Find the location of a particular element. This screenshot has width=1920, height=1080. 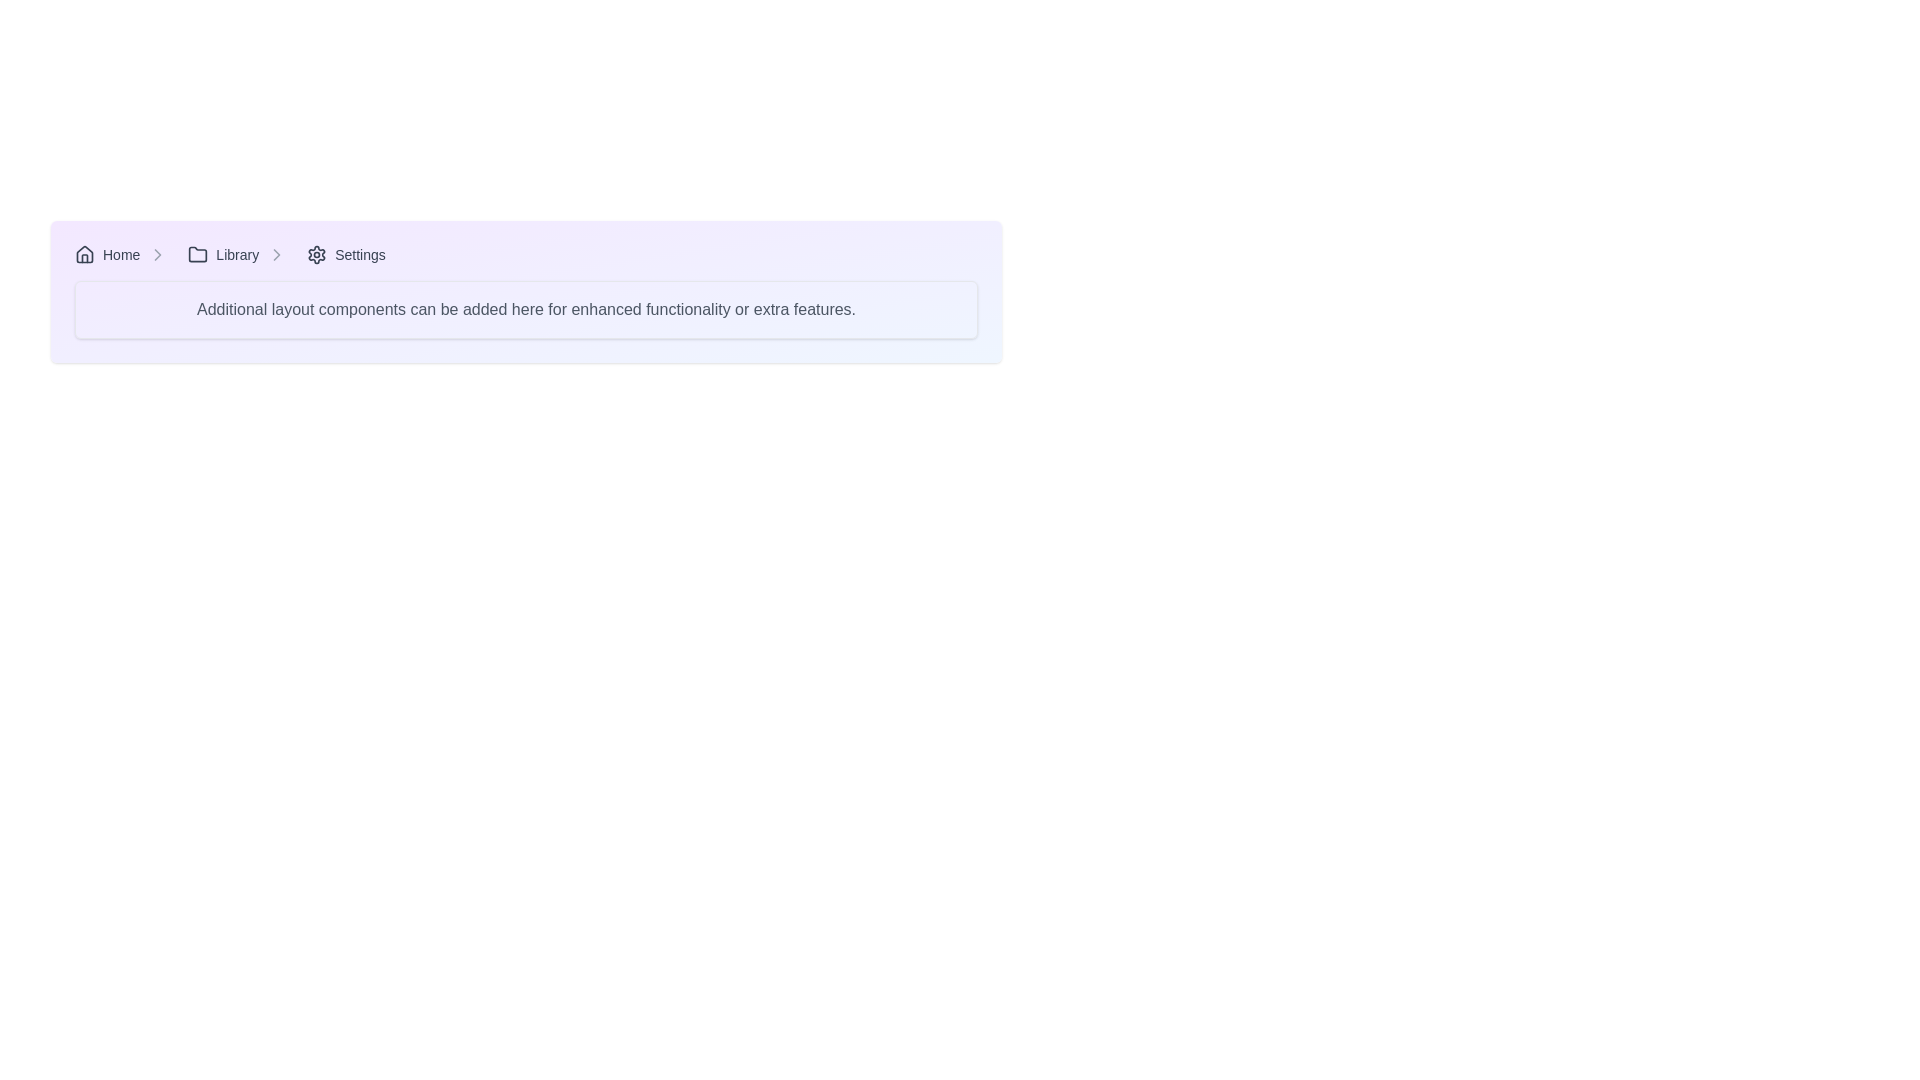

the folder icon in the breadcrumb navigation interface, located between the 'Home' and 'Settings' icons is located at coordinates (198, 253).